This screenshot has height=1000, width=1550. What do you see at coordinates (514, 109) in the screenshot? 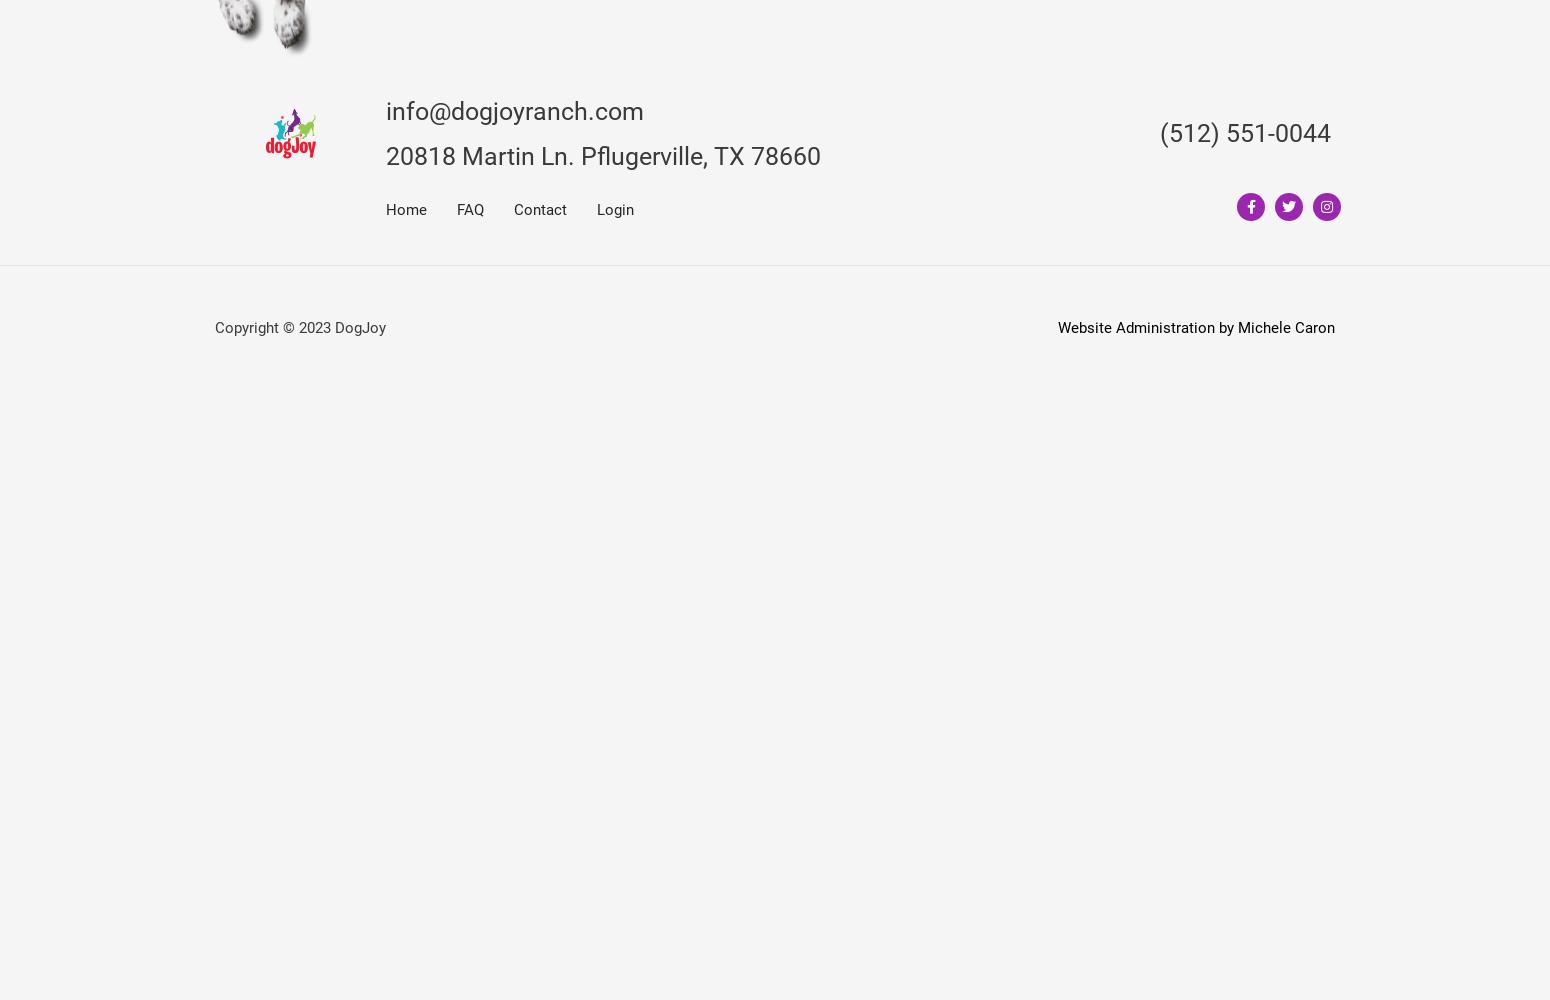
I see `'info@dogjoyranch.com'` at bounding box center [514, 109].